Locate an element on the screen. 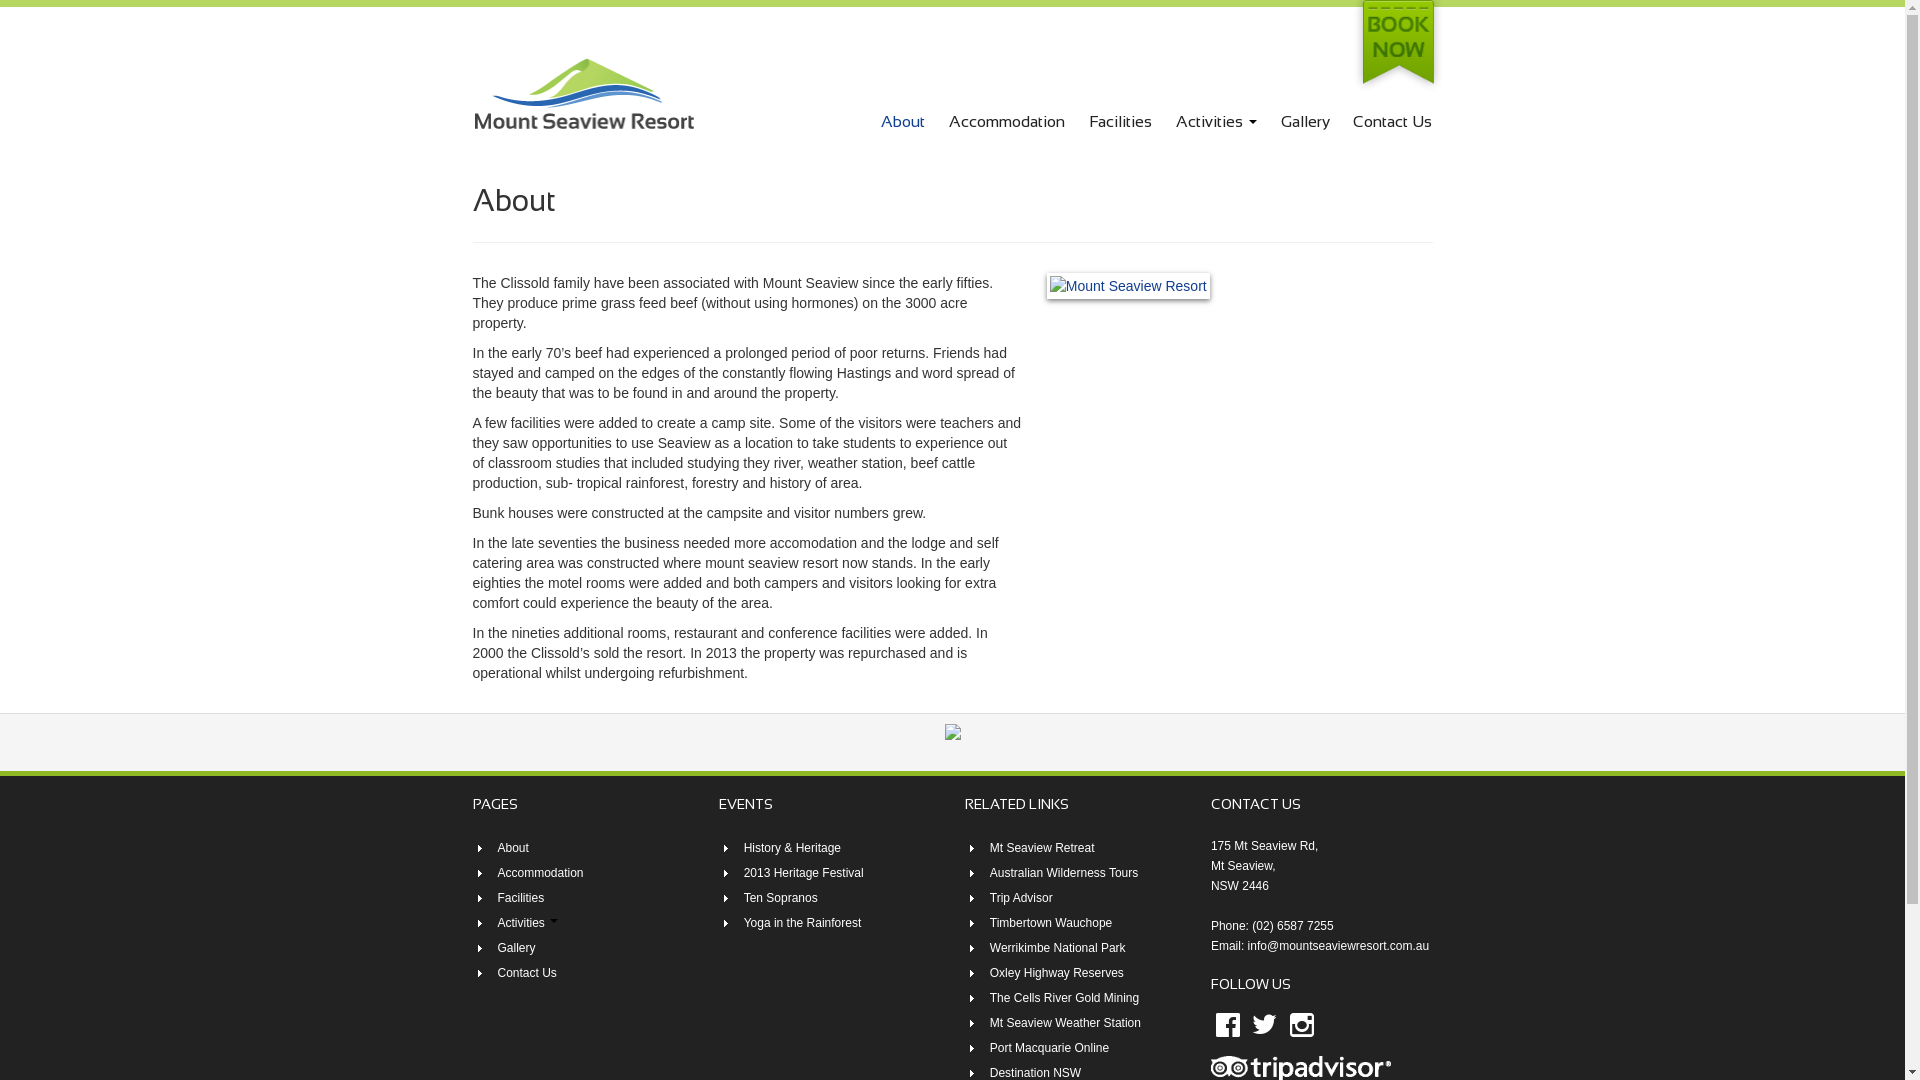 This screenshot has height=1080, width=1920. 'Book Now' is located at coordinates (1395, 45).